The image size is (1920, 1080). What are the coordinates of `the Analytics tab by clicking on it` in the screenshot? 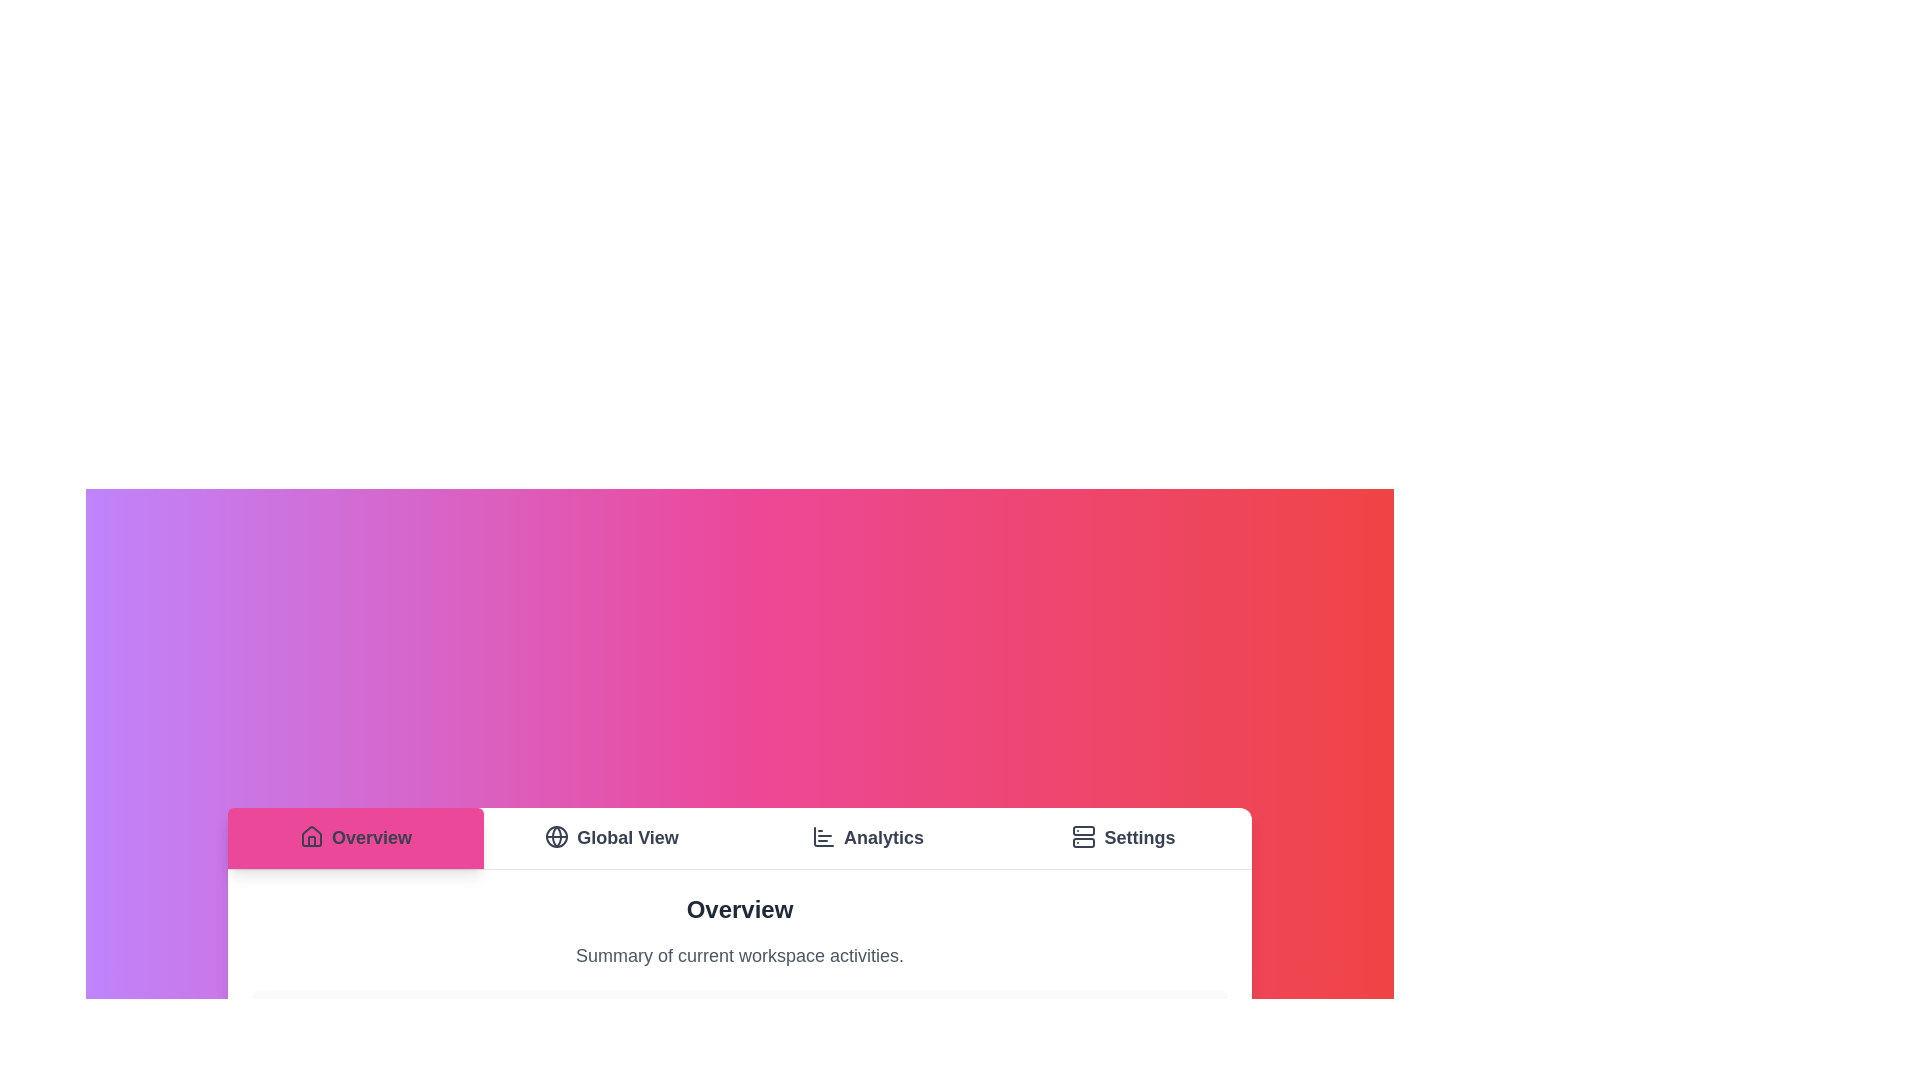 It's located at (868, 838).